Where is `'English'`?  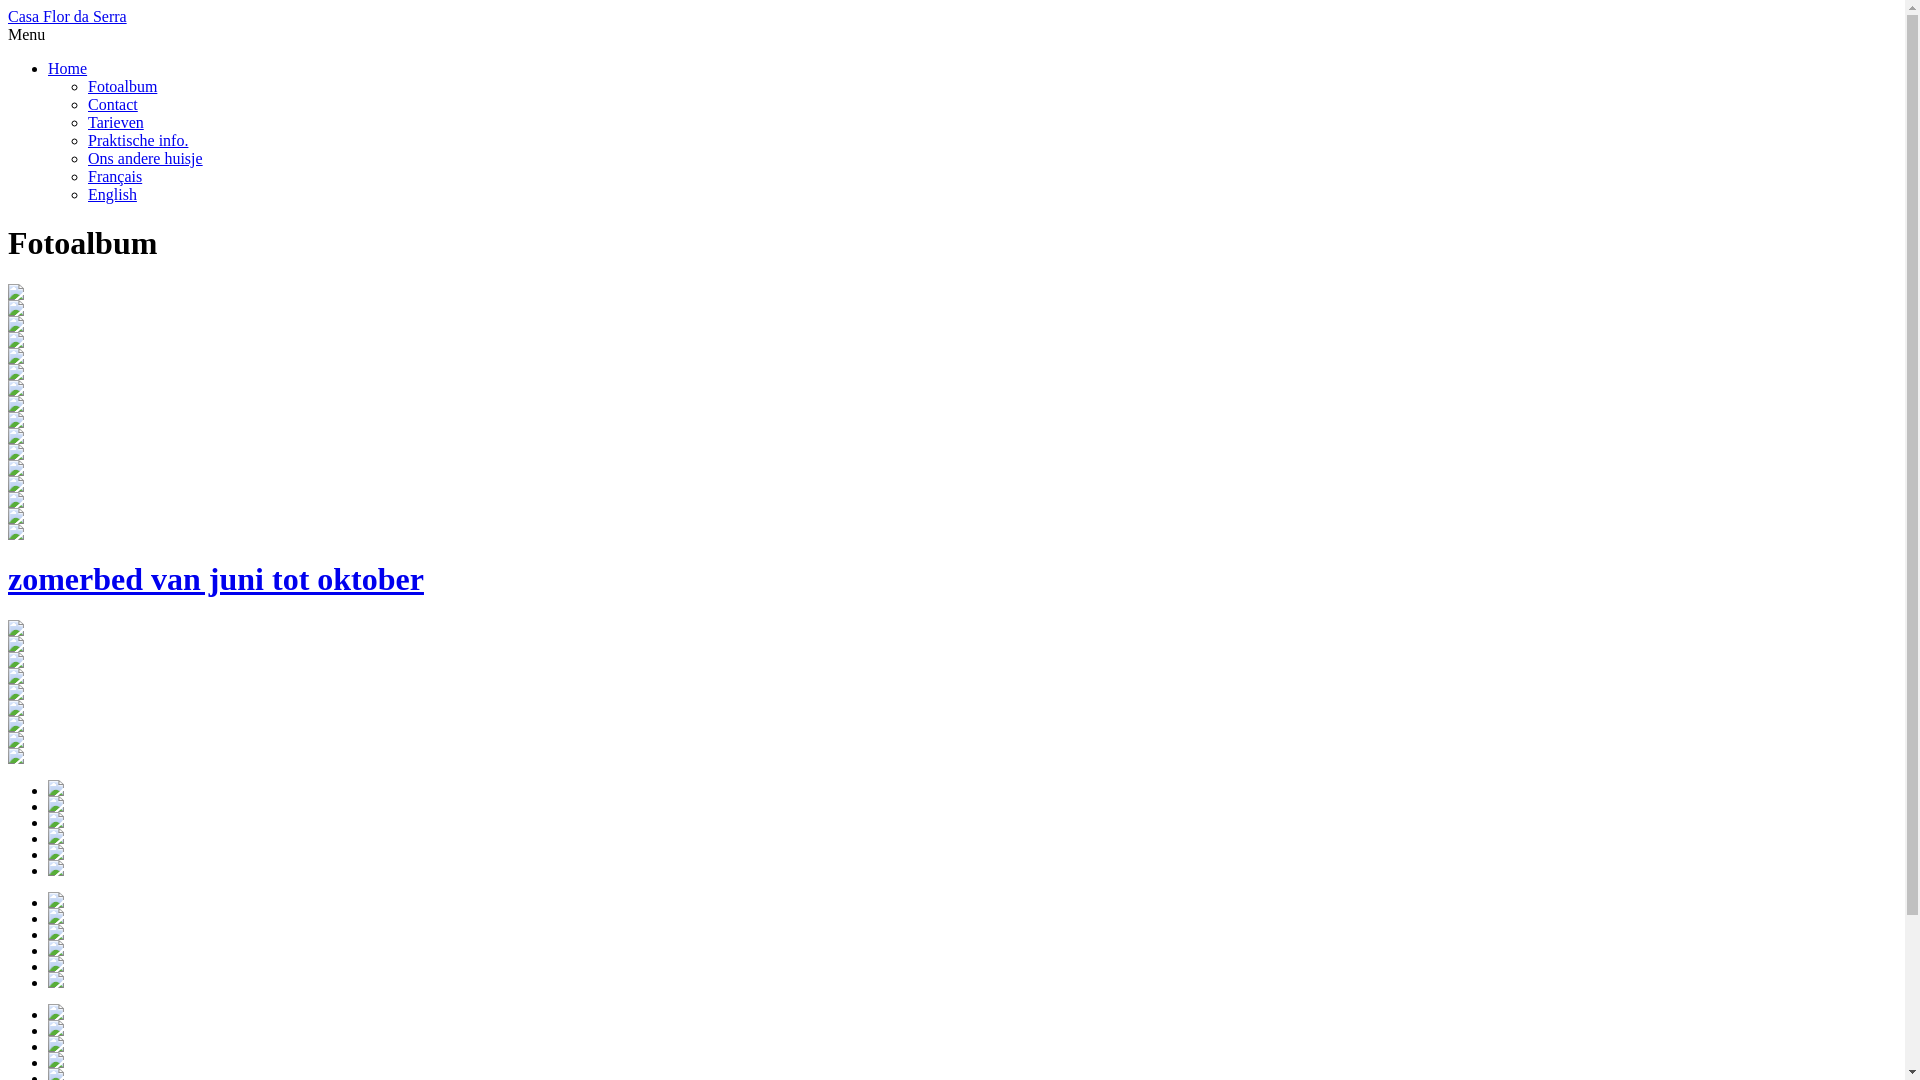 'English' is located at coordinates (111, 194).